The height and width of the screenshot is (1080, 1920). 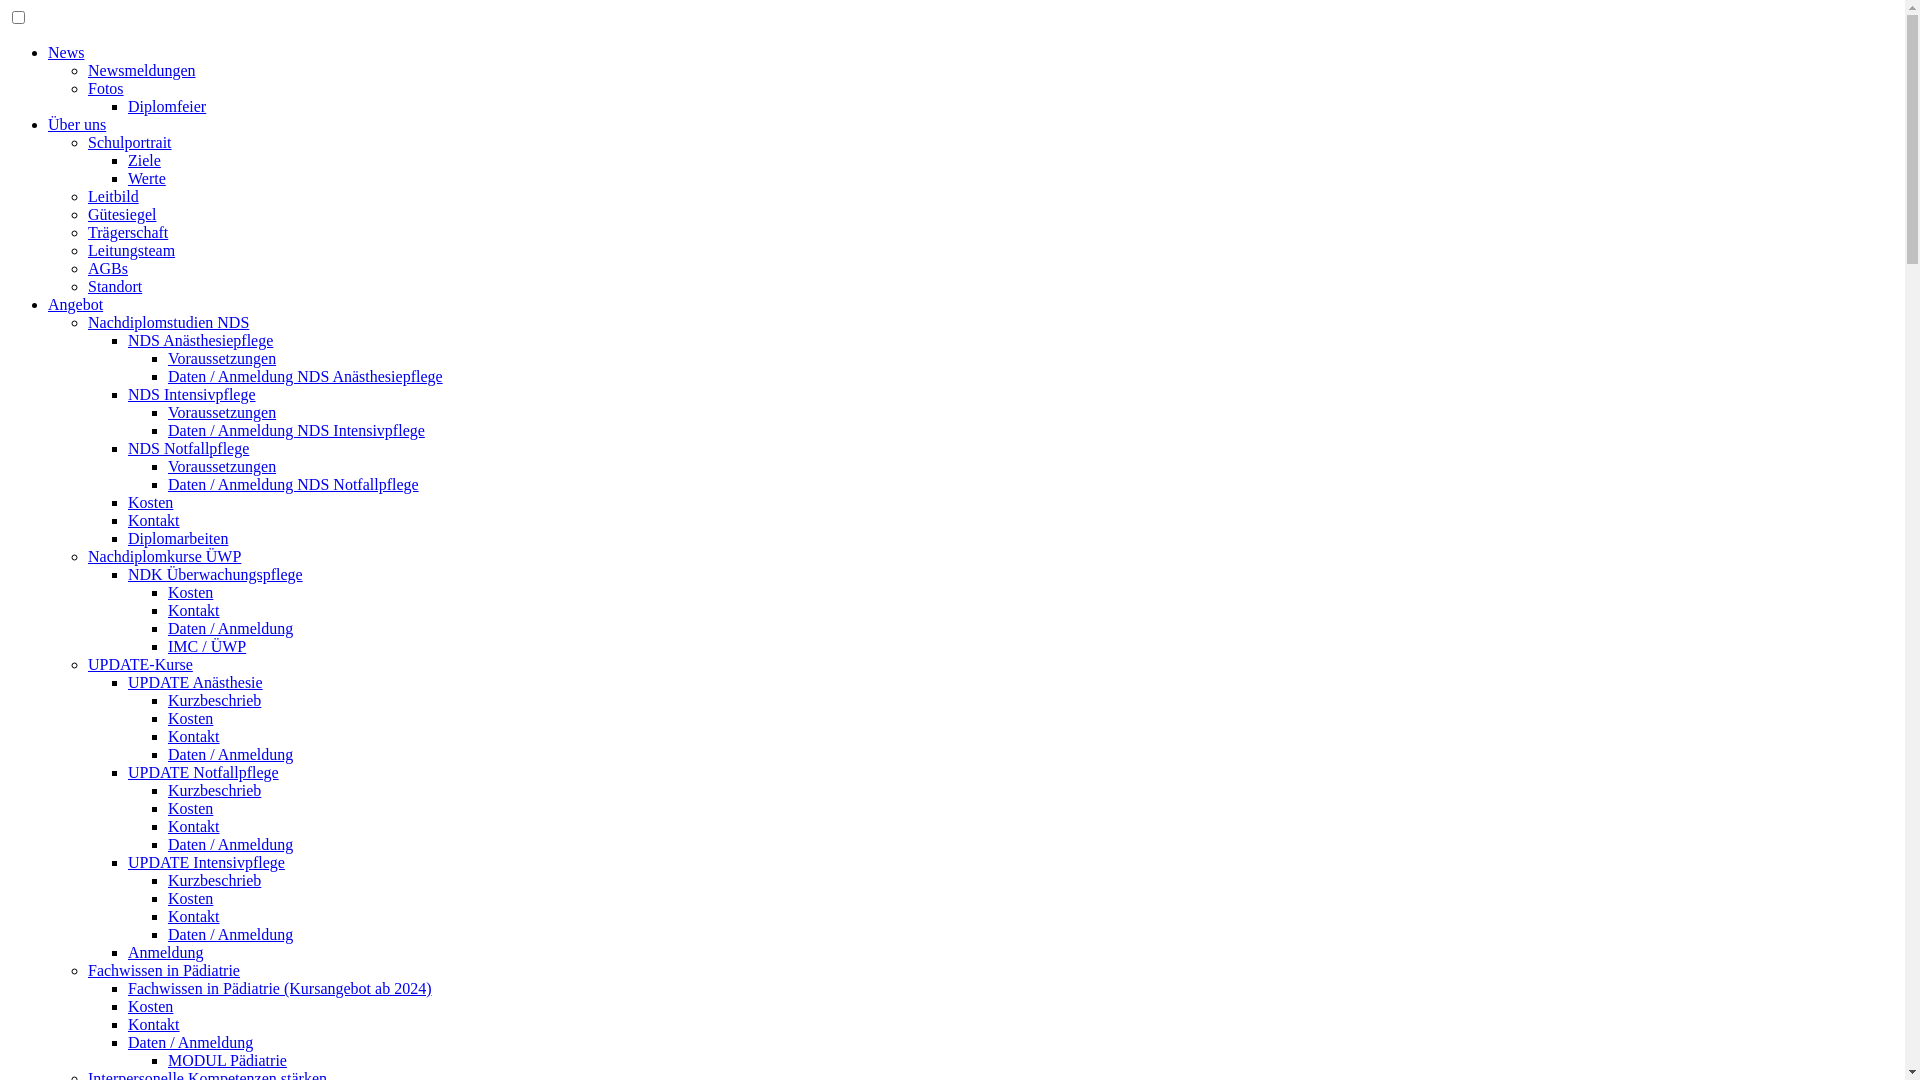 I want to click on 'Voraussetzungen', so click(x=221, y=411).